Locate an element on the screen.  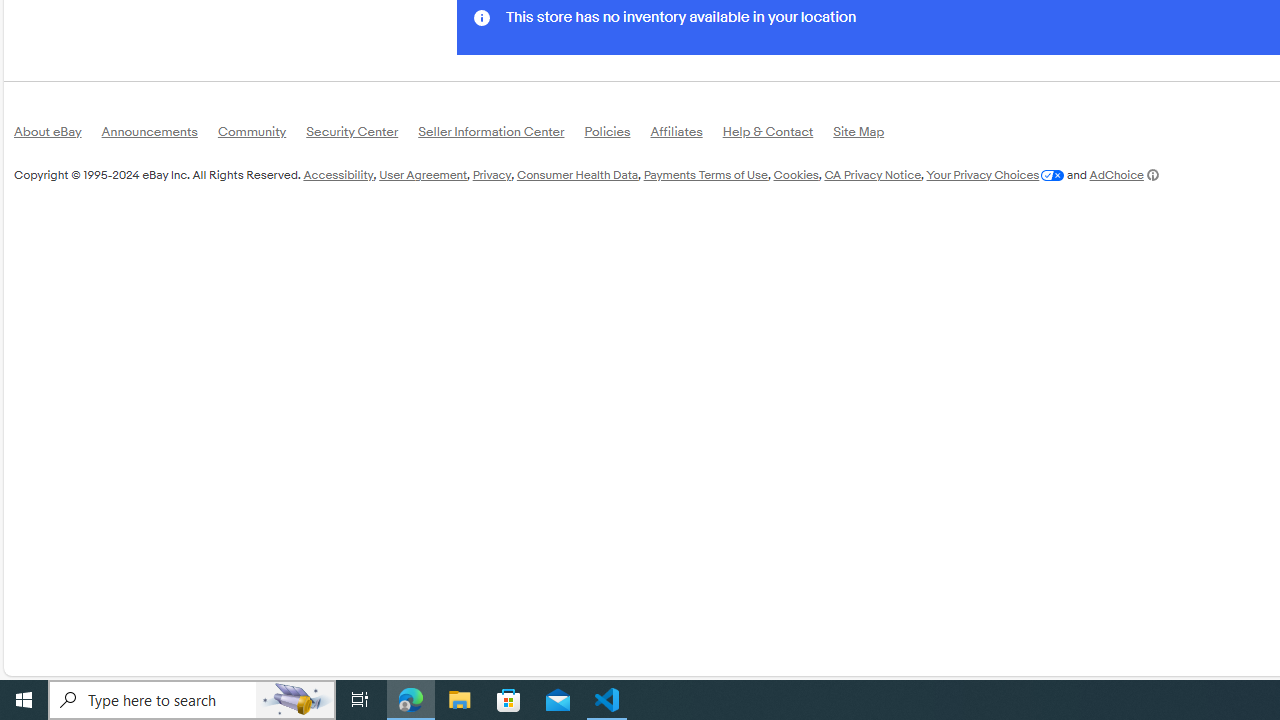
'Affiliates' is located at coordinates (686, 135).